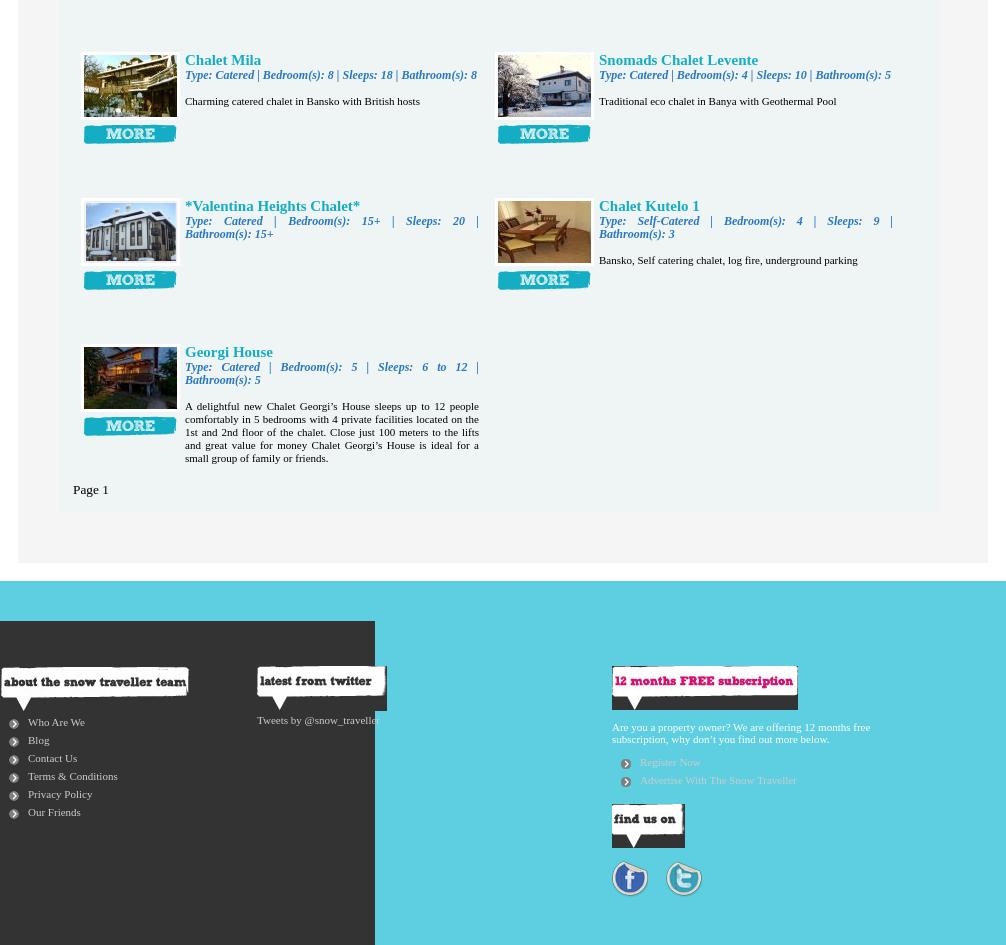 The height and width of the screenshot is (945, 1006). I want to click on 'Terms & Conditions', so click(72, 773).